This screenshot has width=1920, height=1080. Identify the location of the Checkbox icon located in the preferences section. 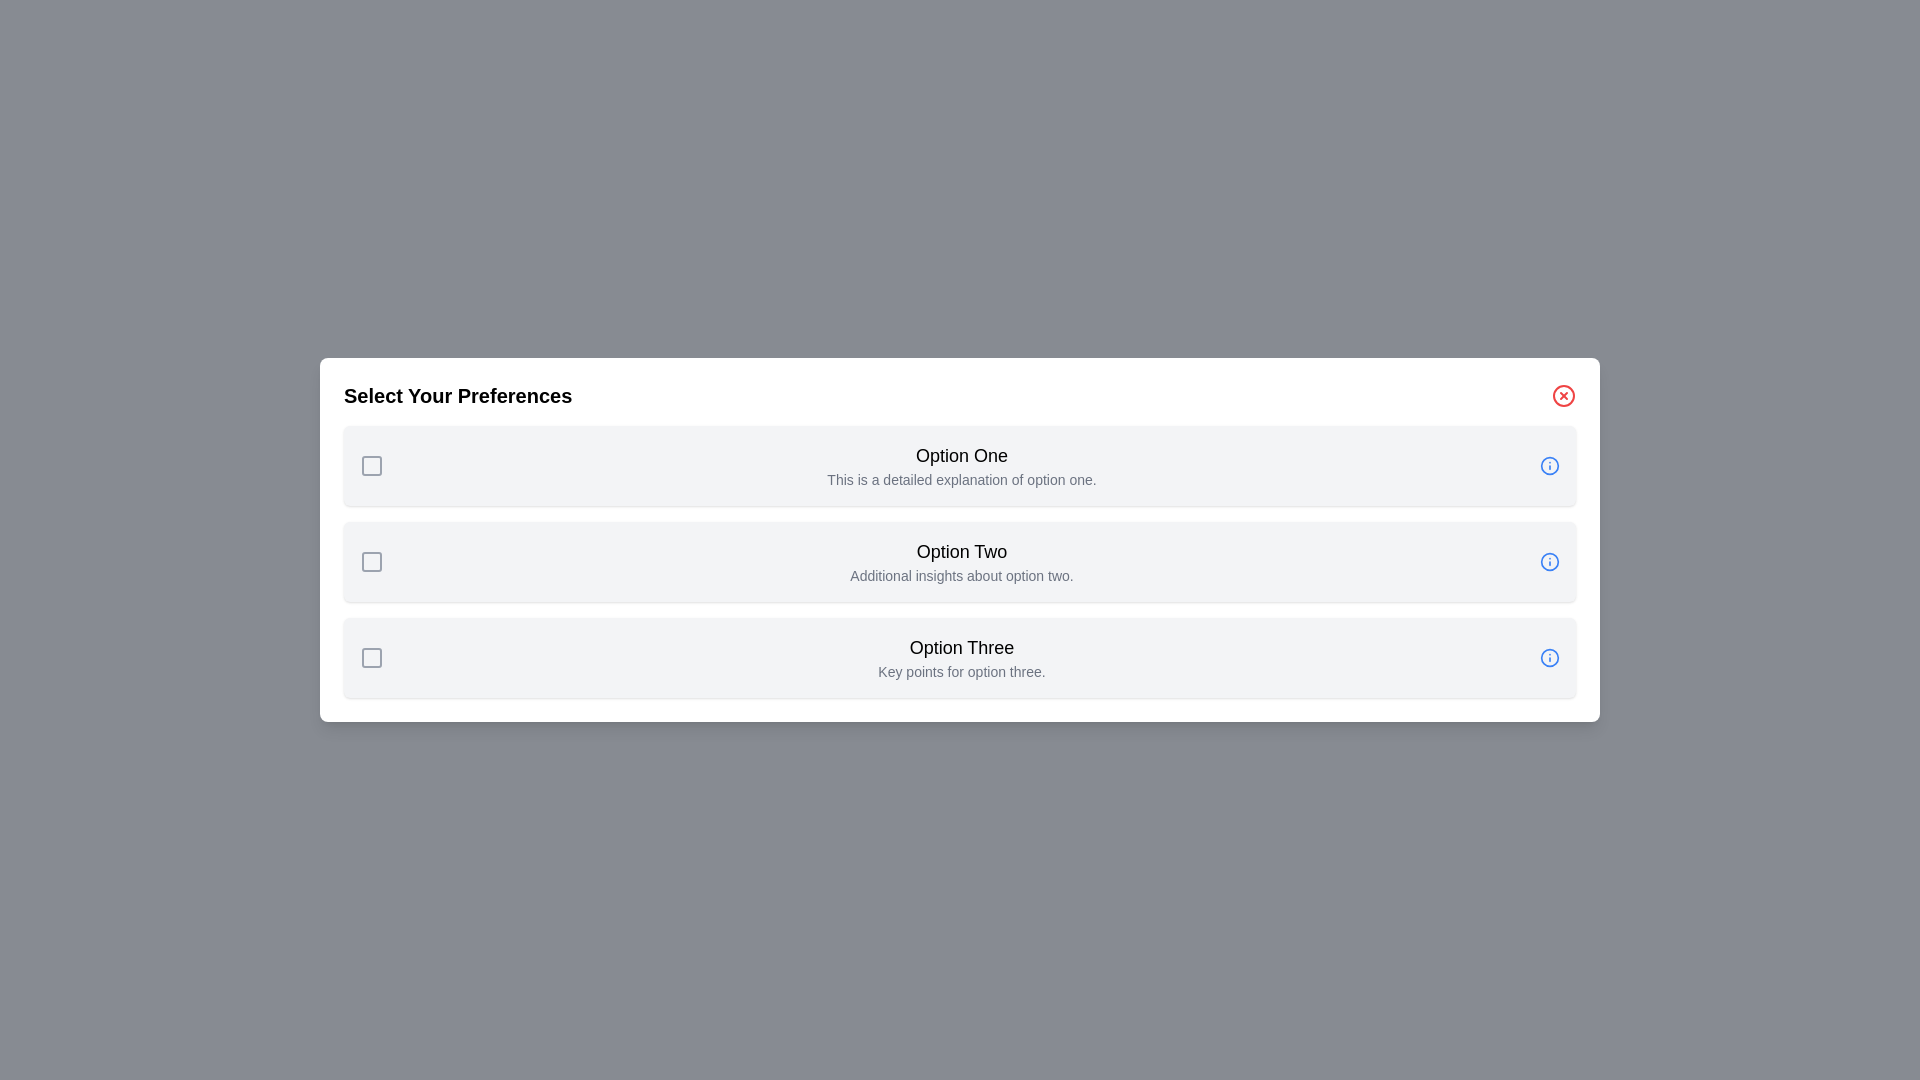
(372, 658).